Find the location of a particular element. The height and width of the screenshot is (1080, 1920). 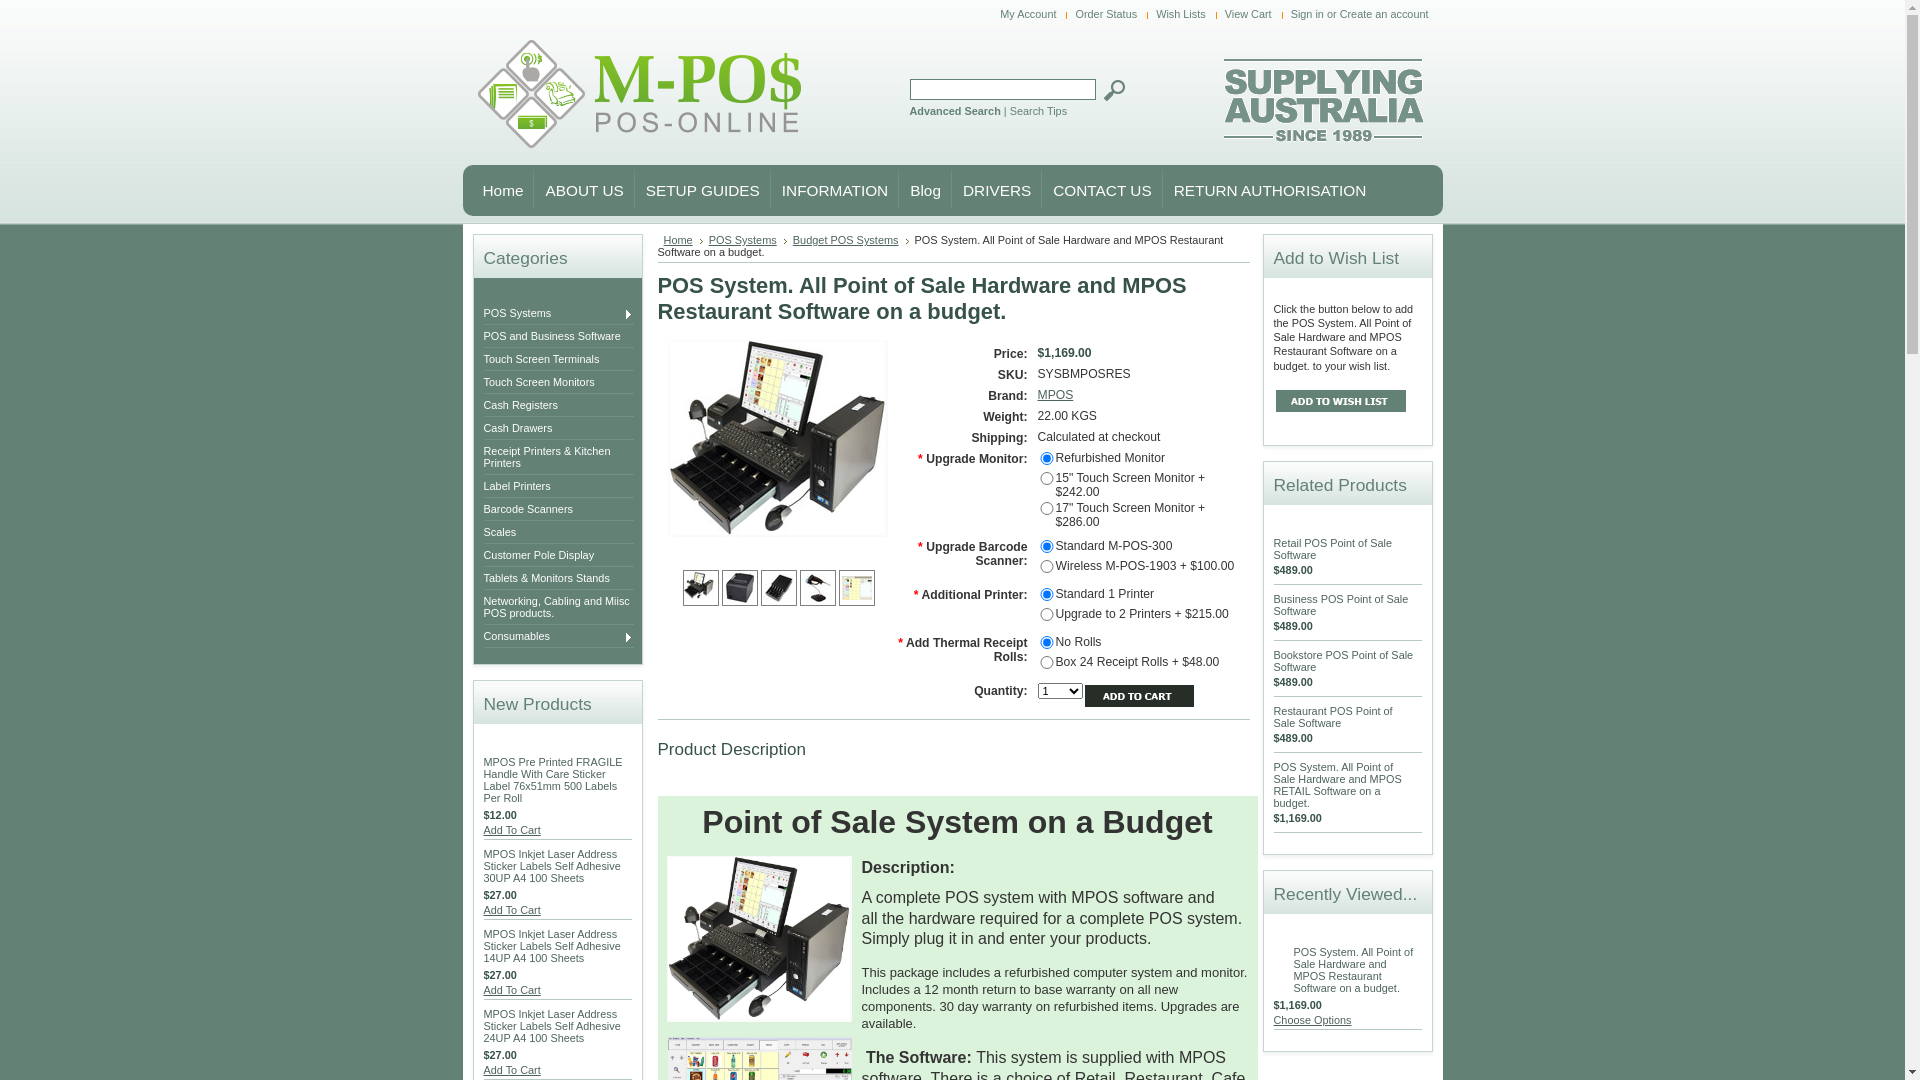

'POS Systems' is located at coordinates (747, 238).